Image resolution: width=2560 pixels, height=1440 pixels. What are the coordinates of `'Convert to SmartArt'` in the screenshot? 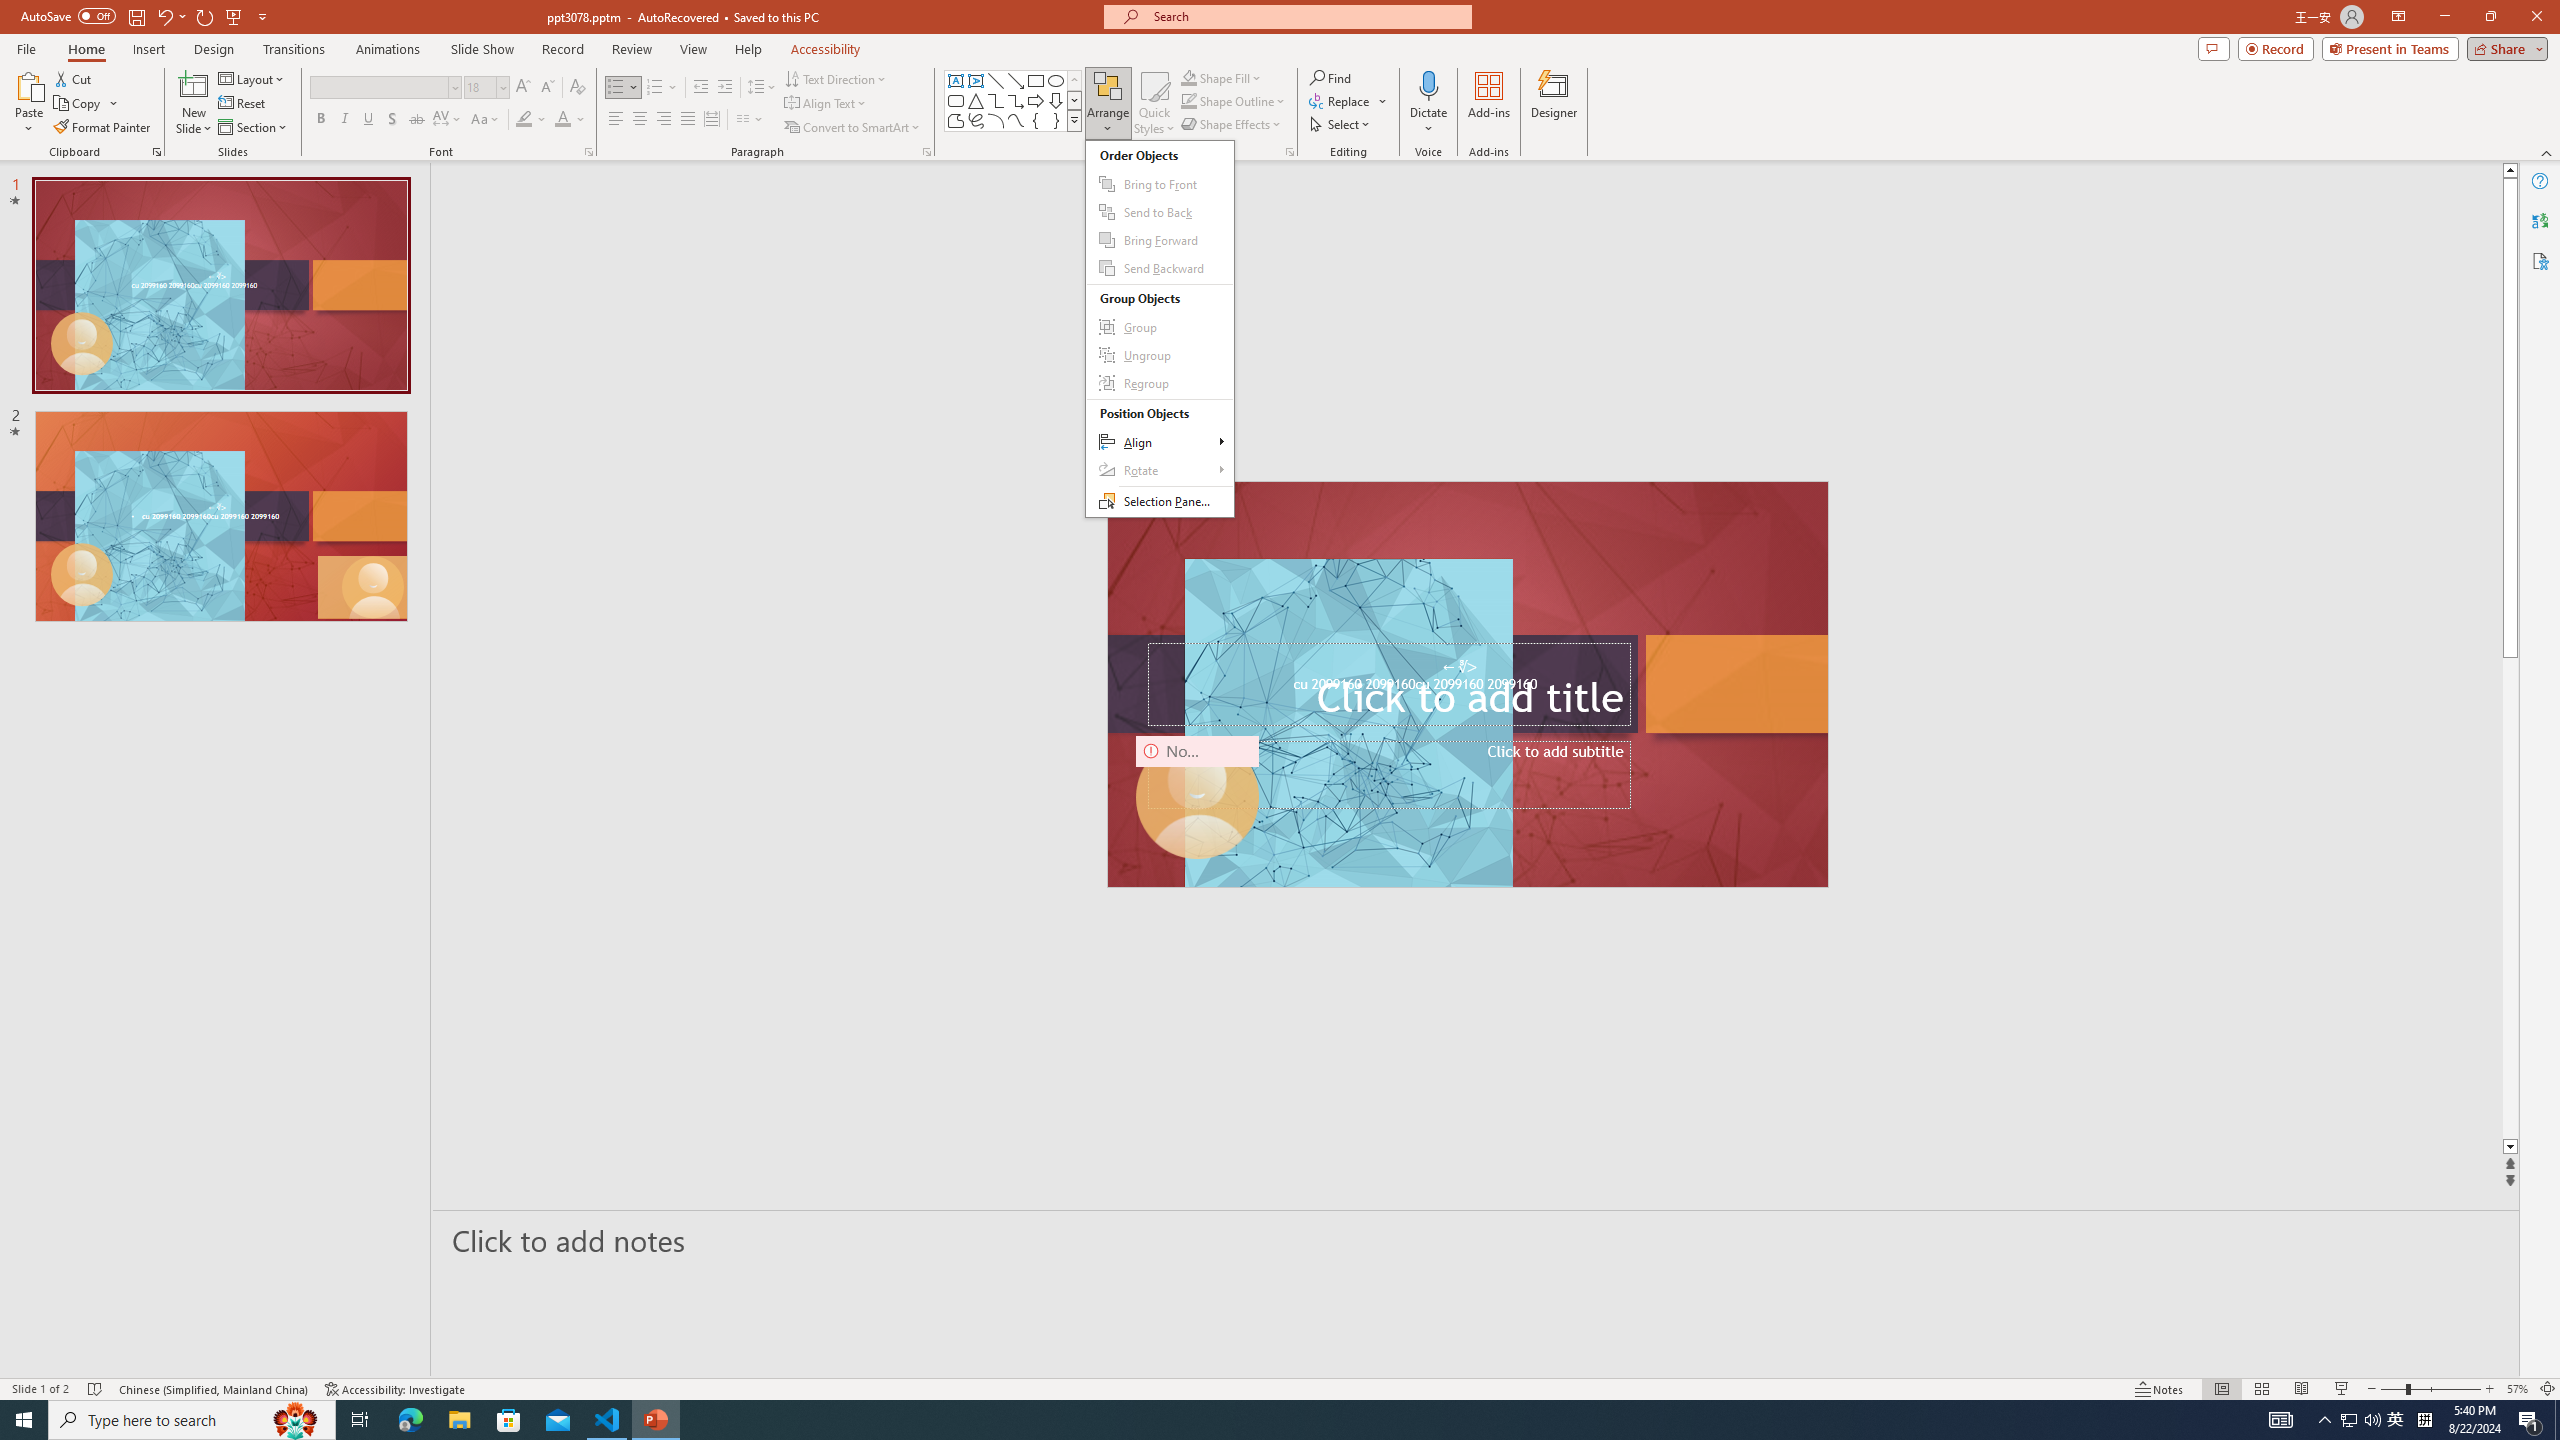 It's located at (852, 127).